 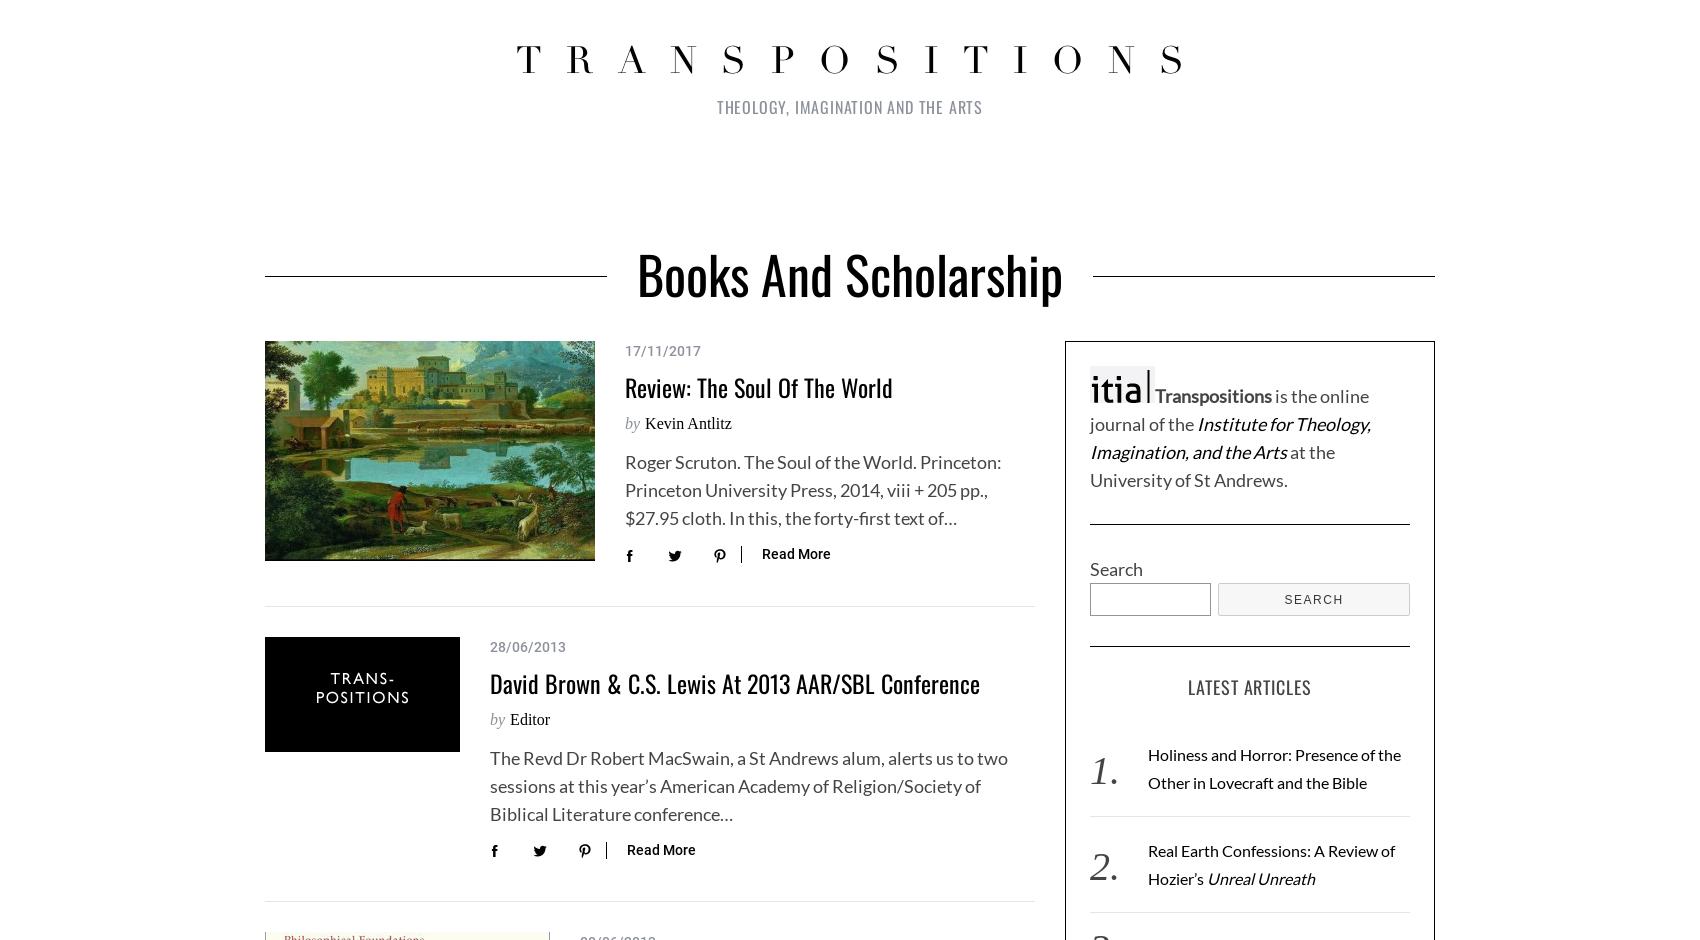 What do you see at coordinates (812, 490) in the screenshot?
I see `'Roger Scruton. The Soul of the World. Princeton: Princeton University Press, 2014, viii + 205 pp., $27.95 cloth. In this, the forty-first text of…'` at bounding box center [812, 490].